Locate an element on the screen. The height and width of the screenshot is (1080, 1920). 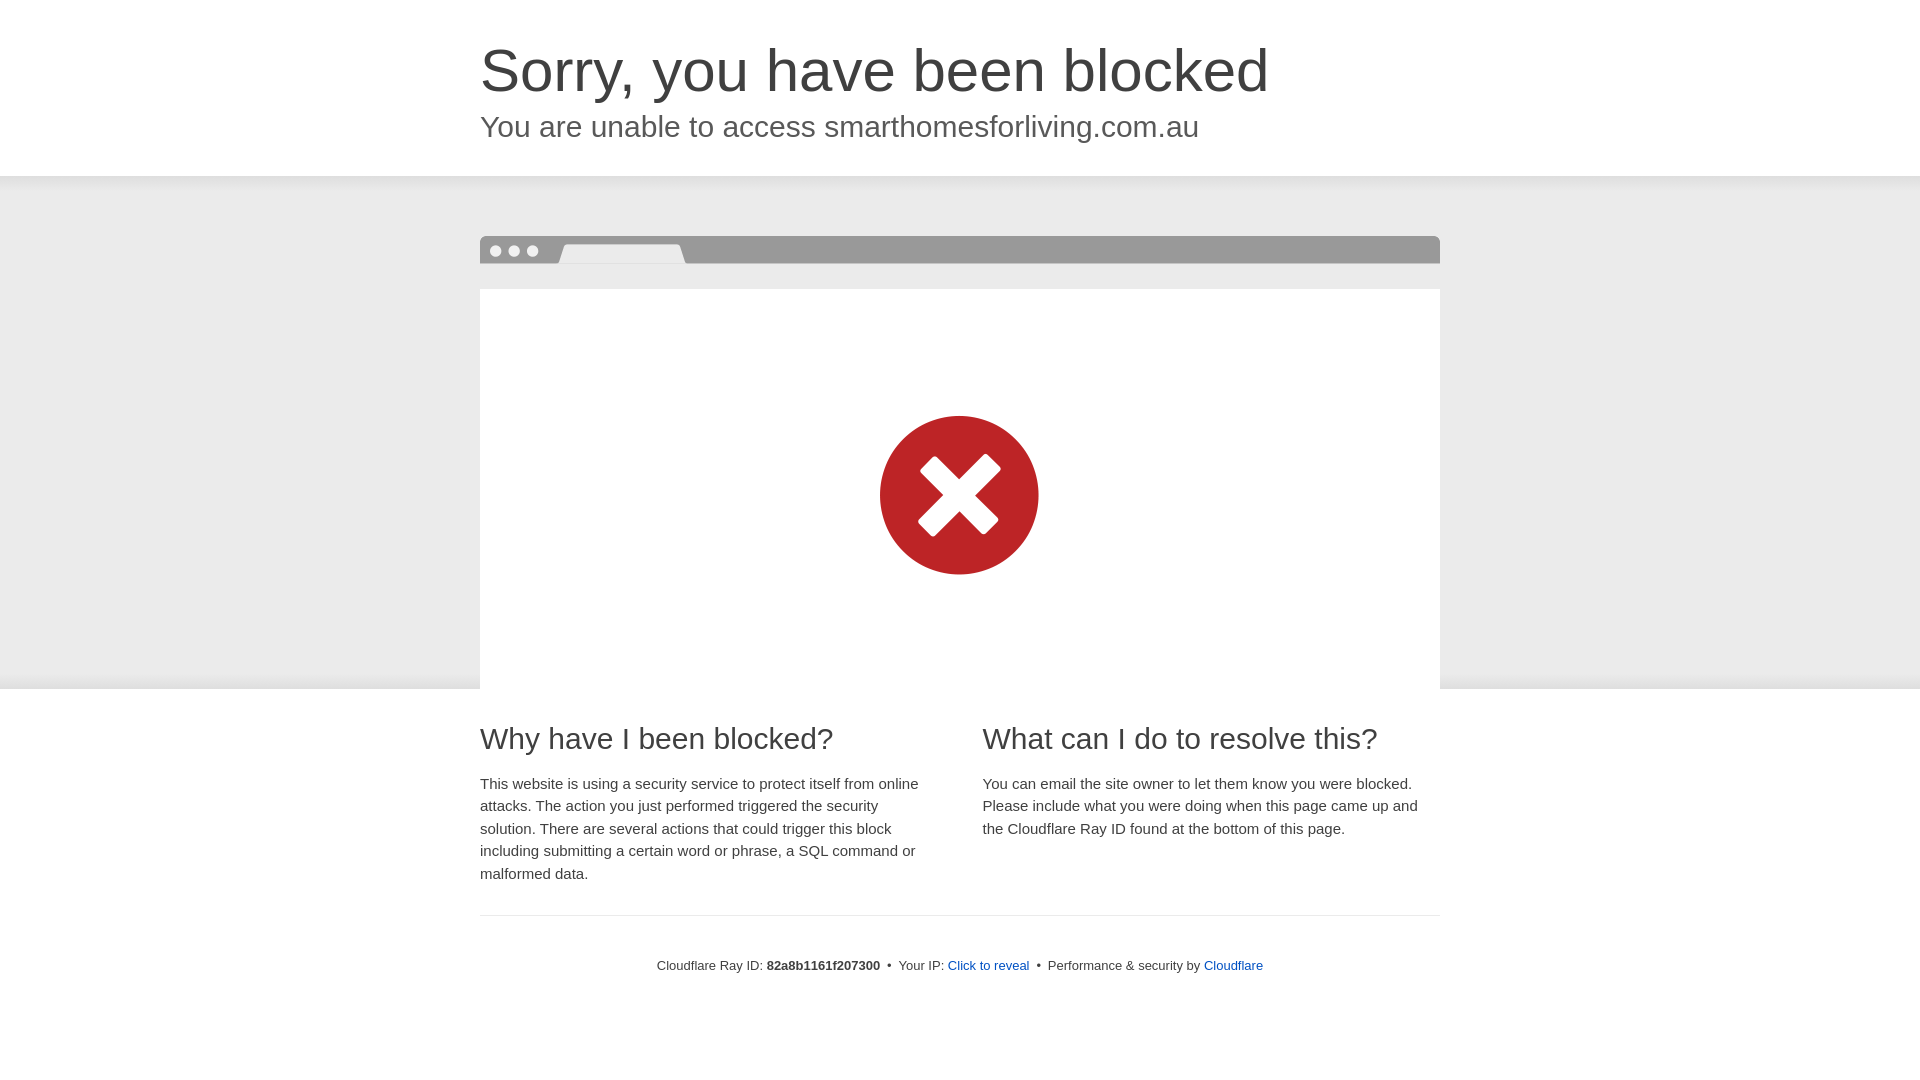
'Click to reveal' is located at coordinates (988, 964).